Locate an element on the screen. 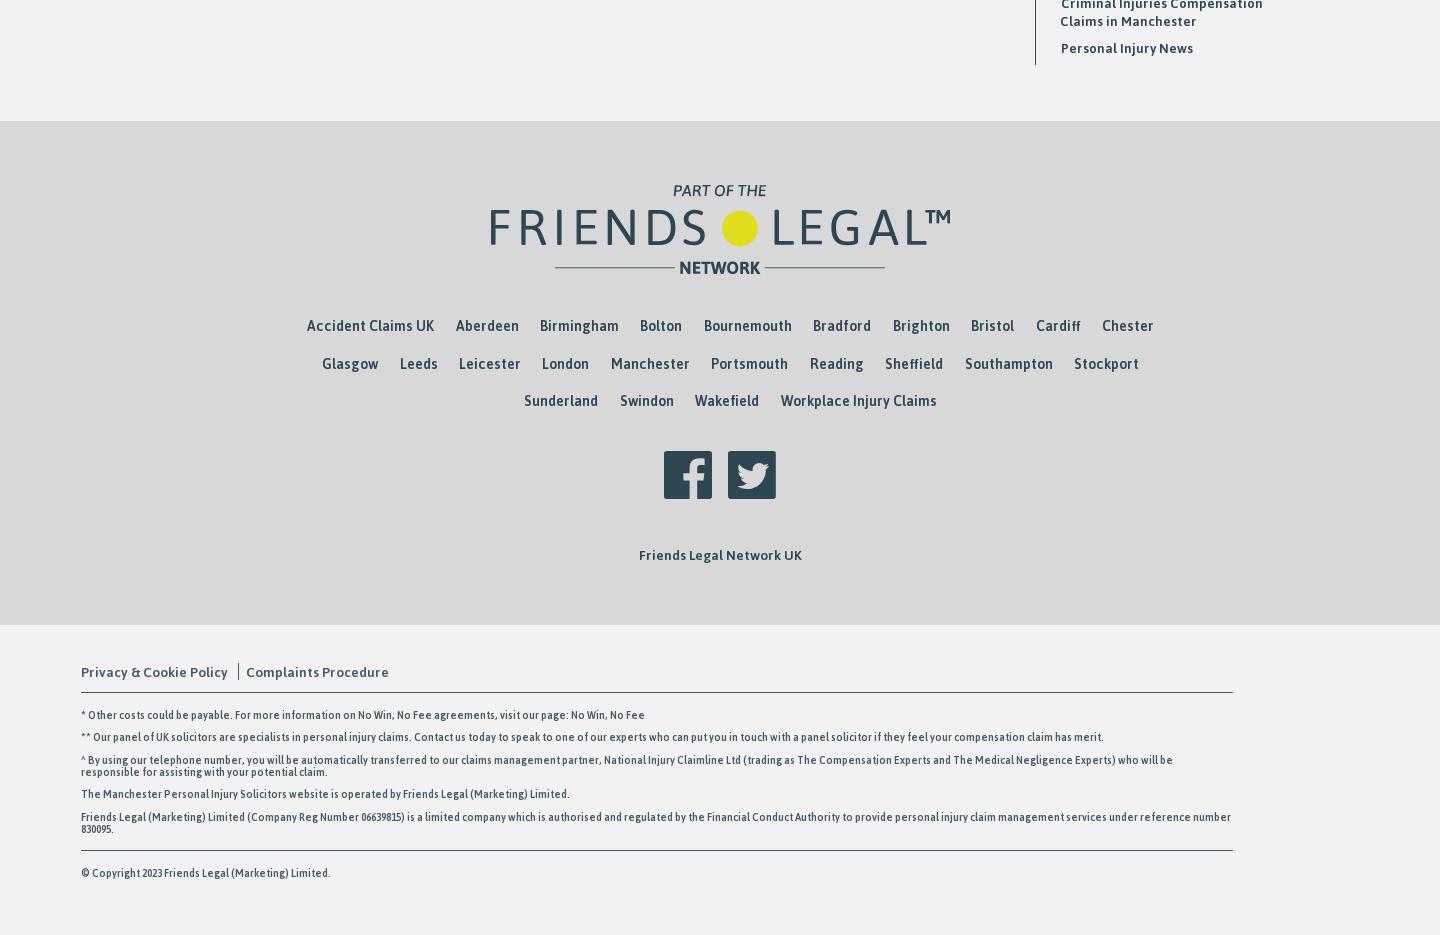 The image size is (1440, 935). 'London' is located at coordinates (565, 361).